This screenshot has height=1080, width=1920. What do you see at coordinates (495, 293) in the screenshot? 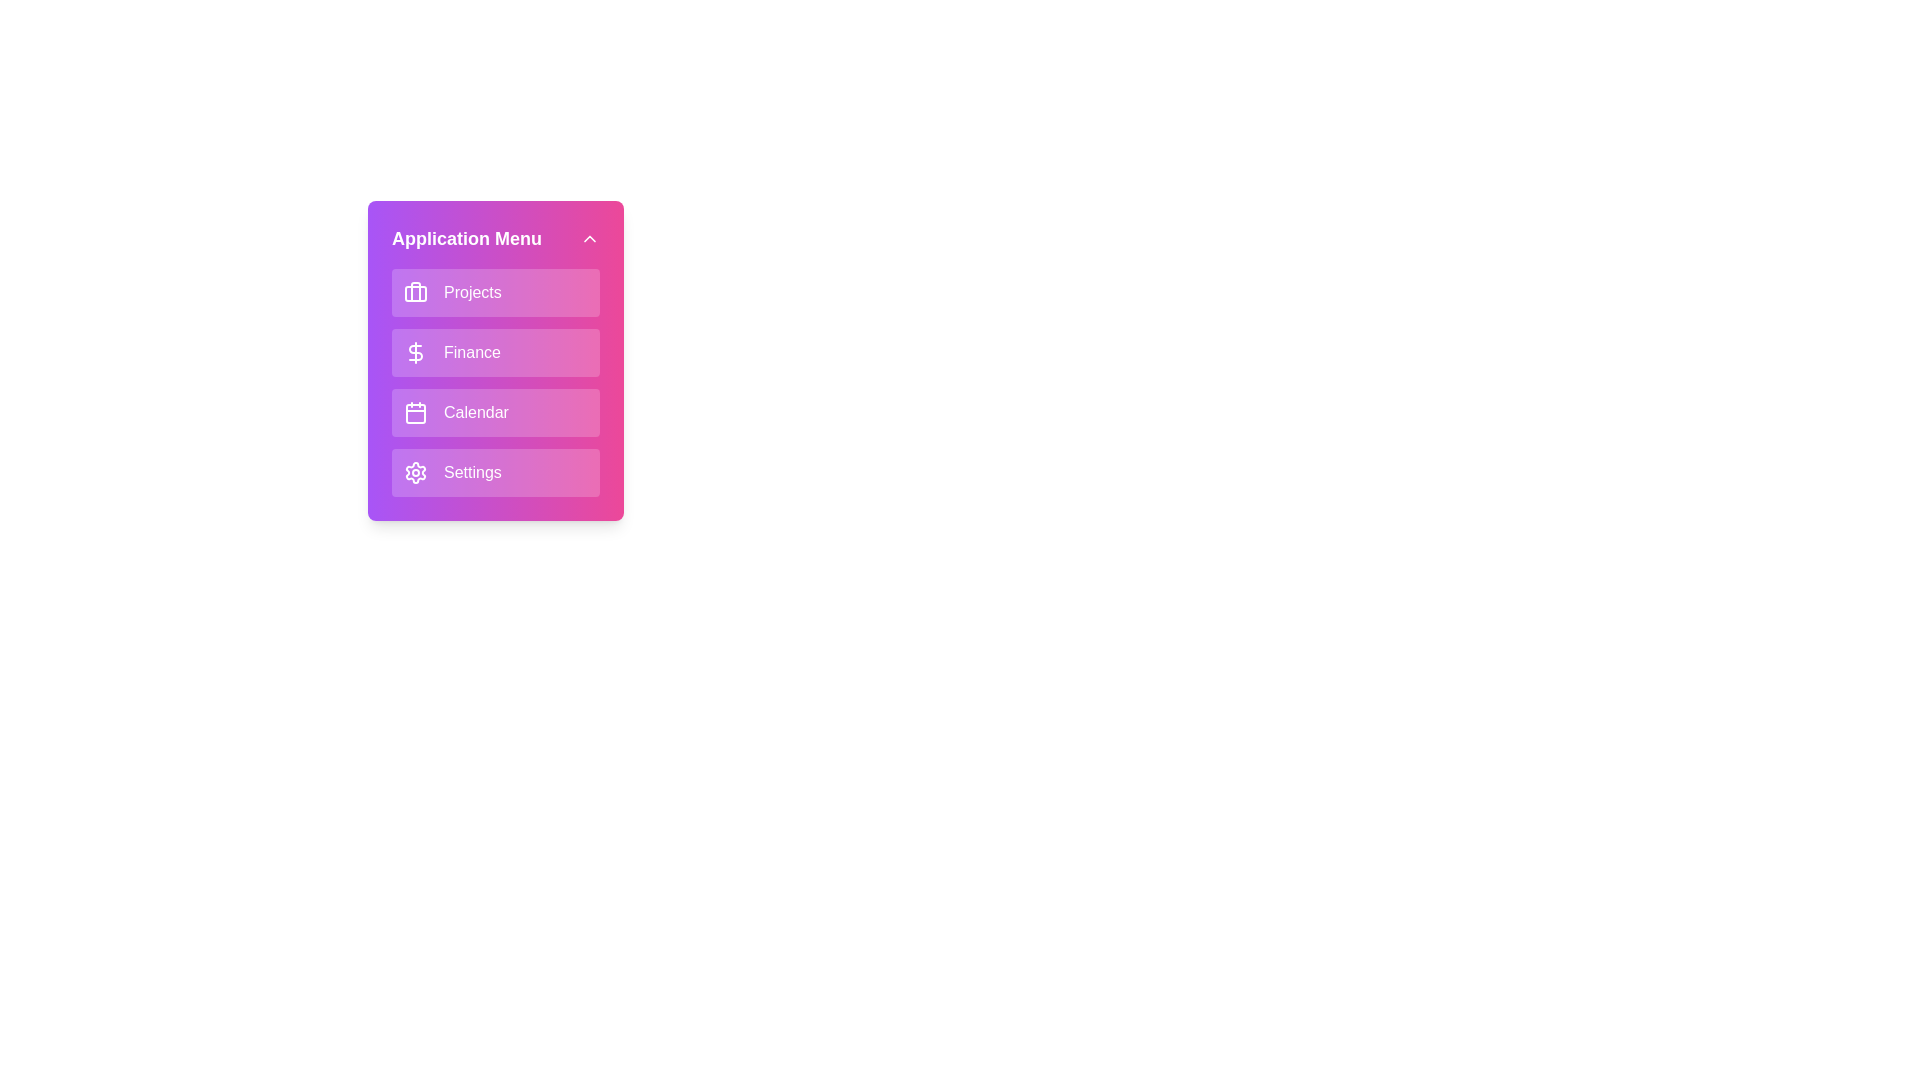
I see `the menu item Projects by clicking on it` at bounding box center [495, 293].